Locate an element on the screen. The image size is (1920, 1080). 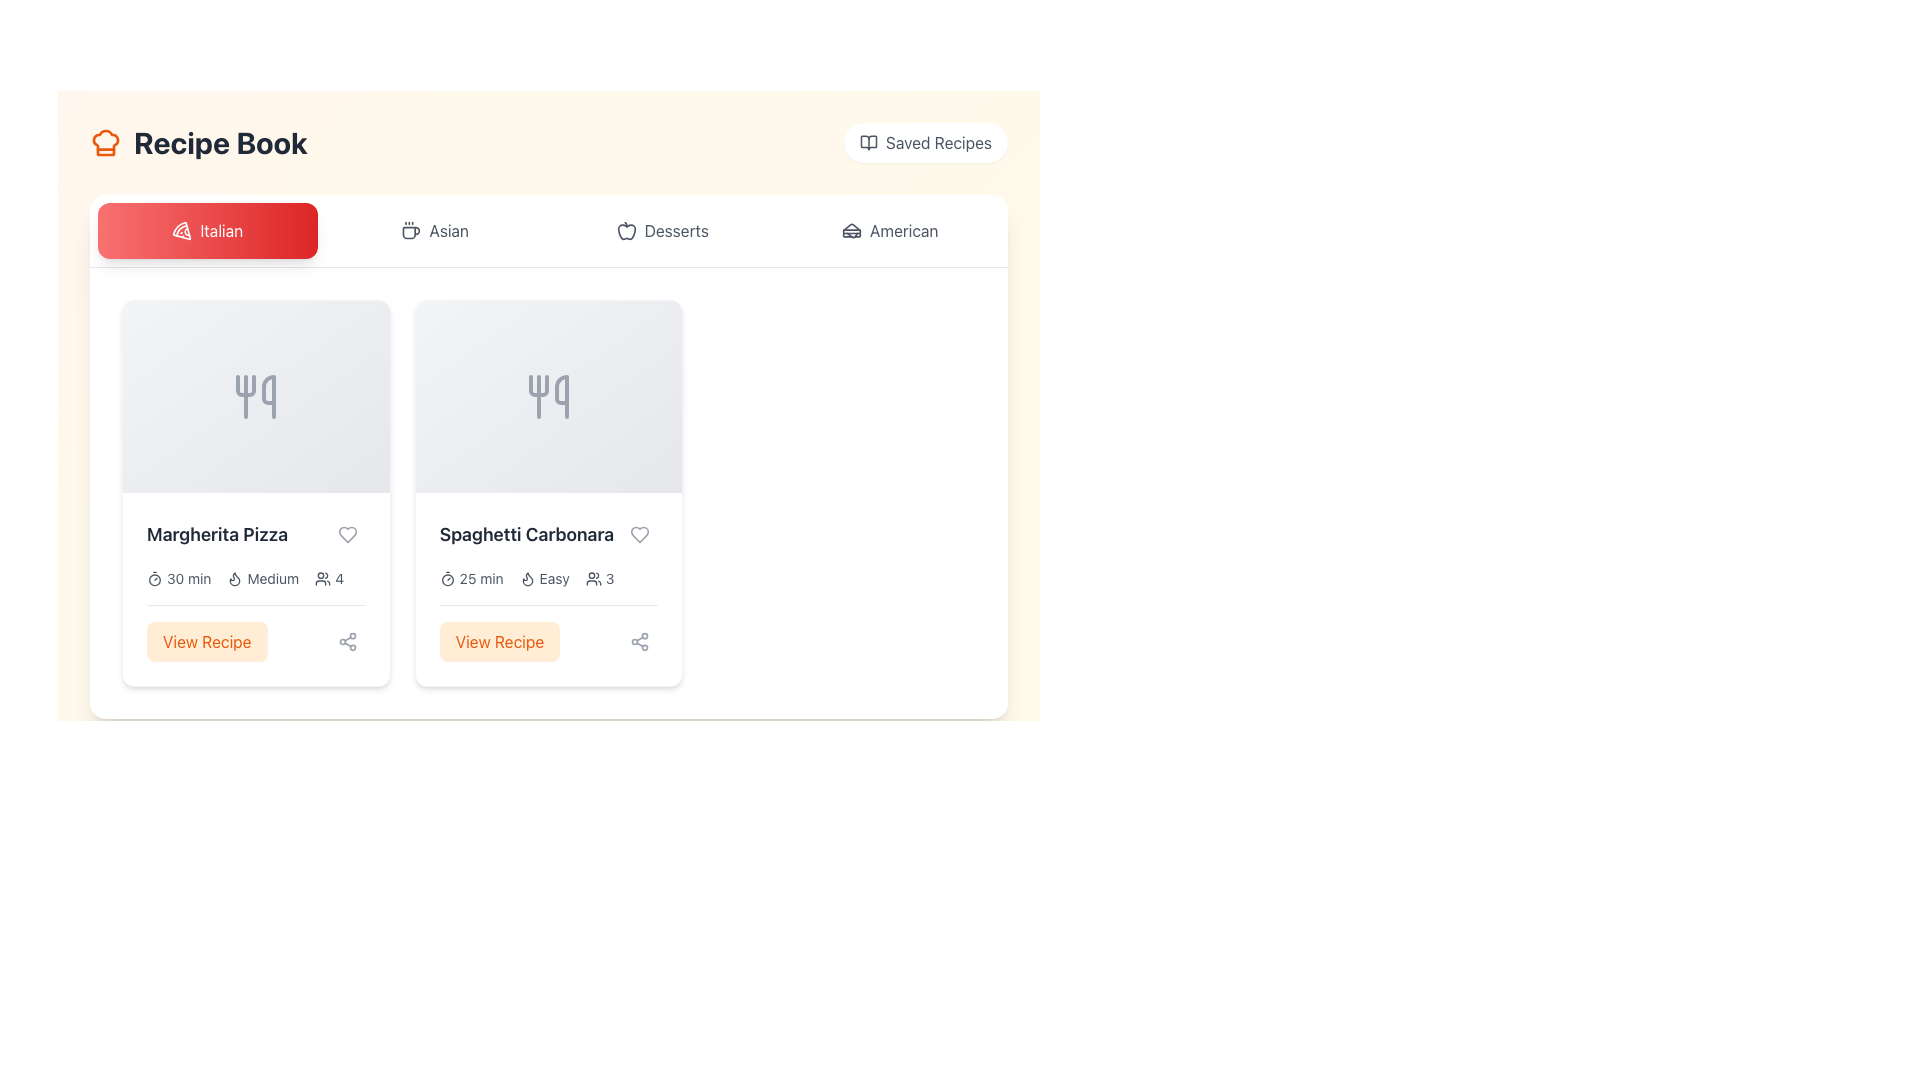
the Interactive Icon located in the lower-right corner of the 'Spaghetti Carbonara' card is located at coordinates (640, 534).